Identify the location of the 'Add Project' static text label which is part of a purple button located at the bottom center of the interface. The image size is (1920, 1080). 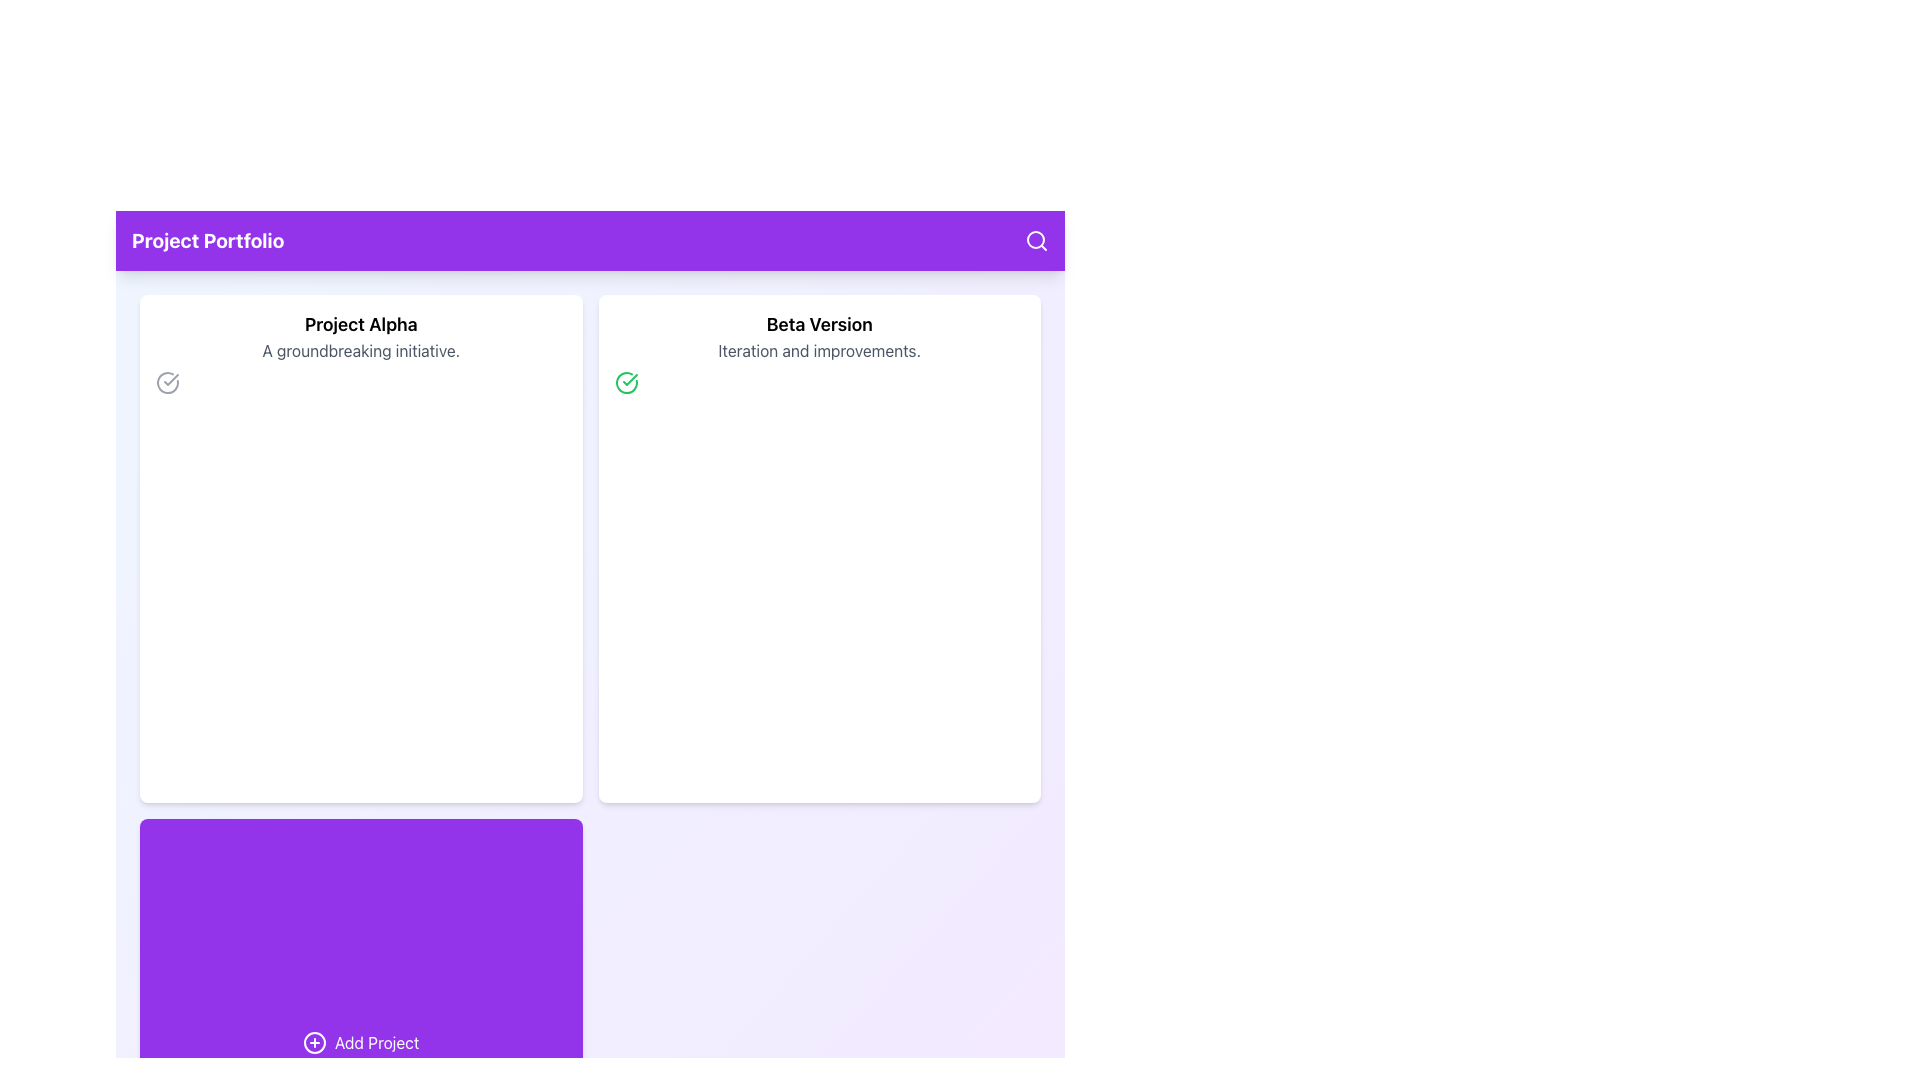
(377, 1041).